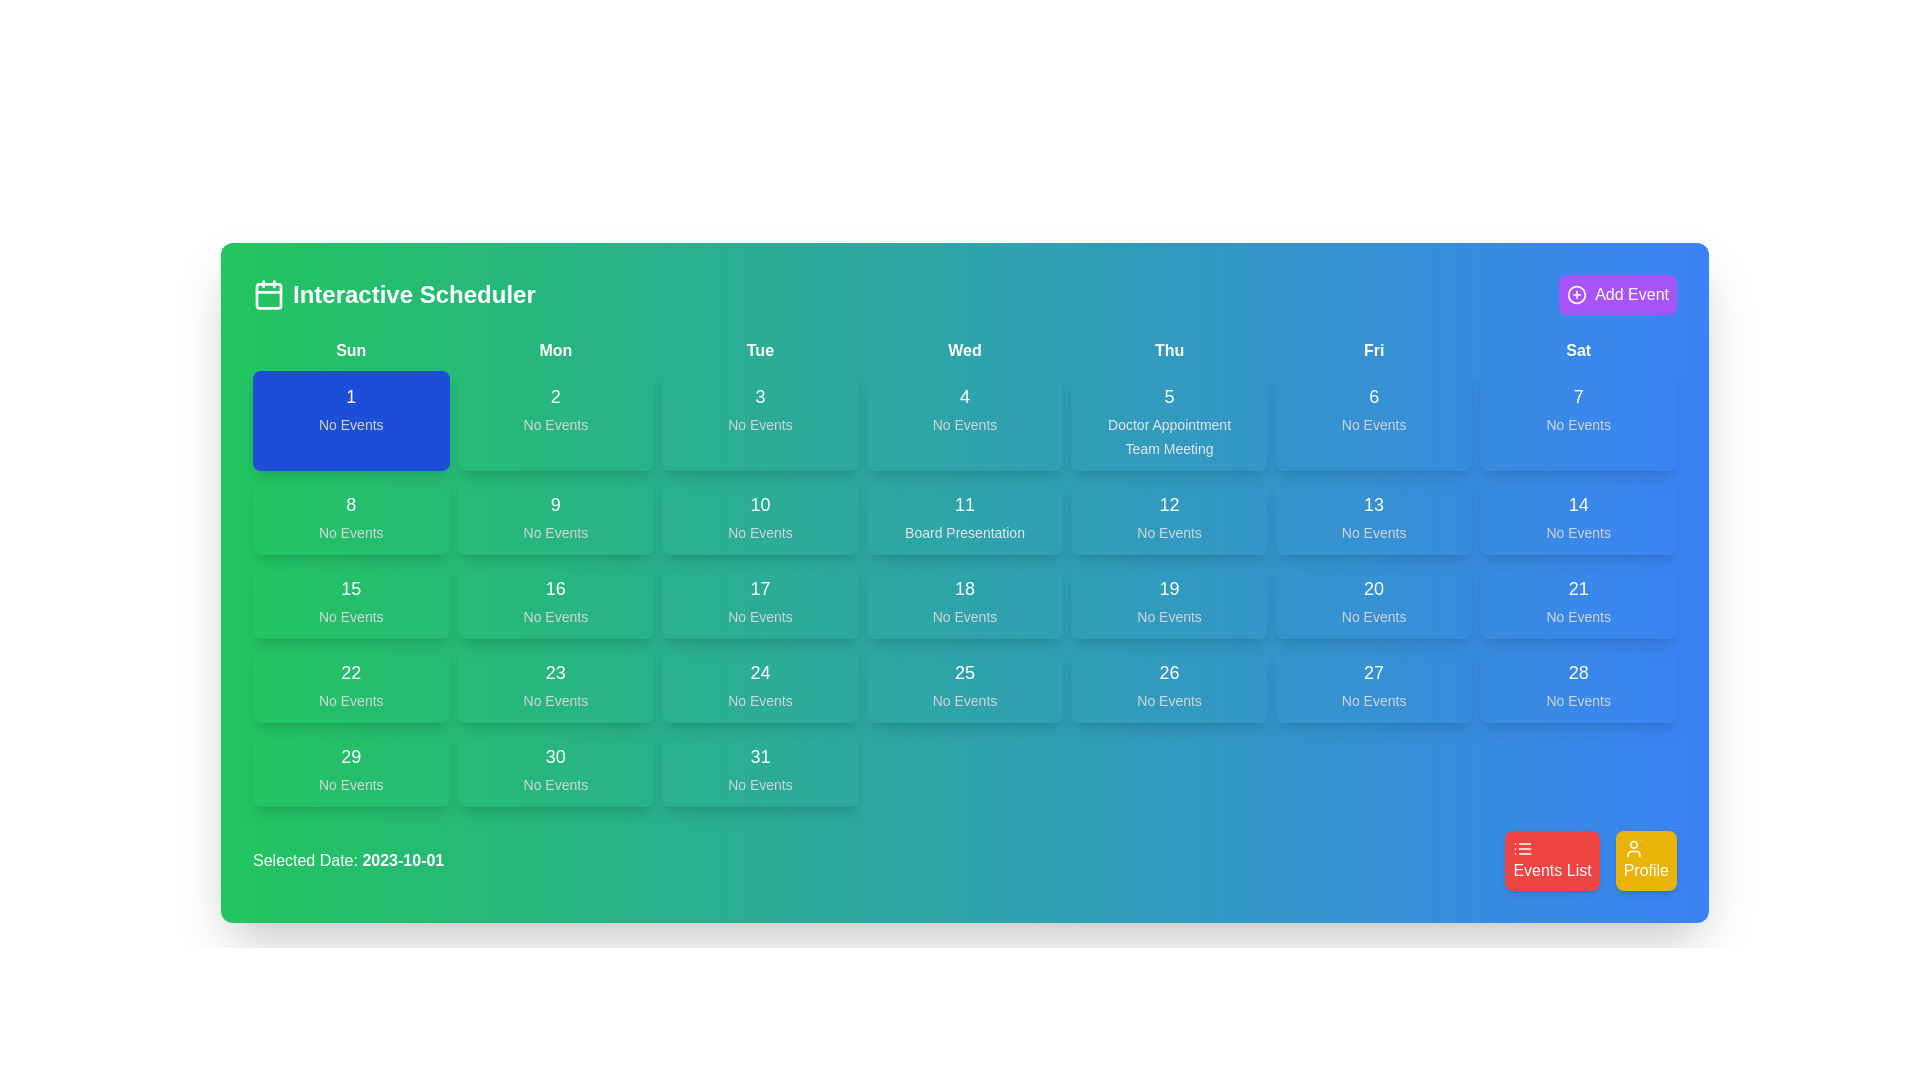  Describe the element at coordinates (555, 531) in the screenshot. I see `text 'No Events' displayed in the gray sans-serif font at the bottom of the green cell labeled '9' in the calendar grid` at that location.